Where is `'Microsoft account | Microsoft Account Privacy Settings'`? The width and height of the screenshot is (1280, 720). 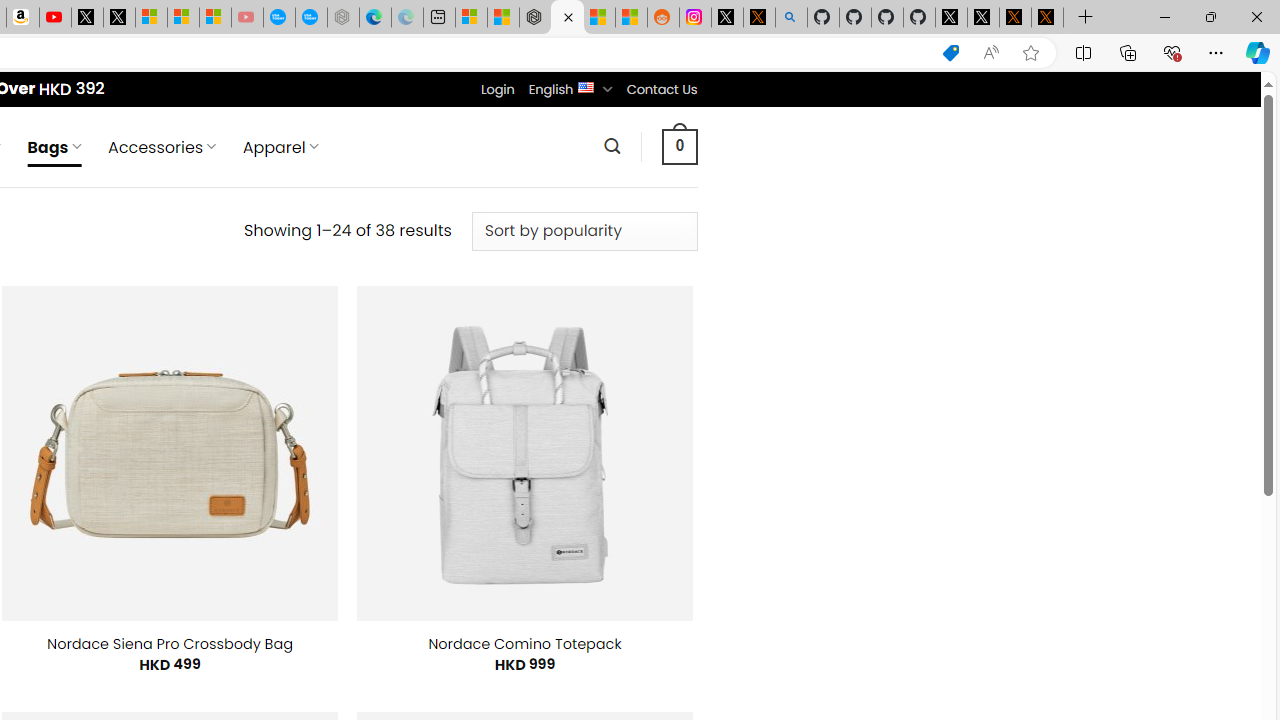 'Microsoft account | Microsoft Account Privacy Settings' is located at coordinates (470, 17).